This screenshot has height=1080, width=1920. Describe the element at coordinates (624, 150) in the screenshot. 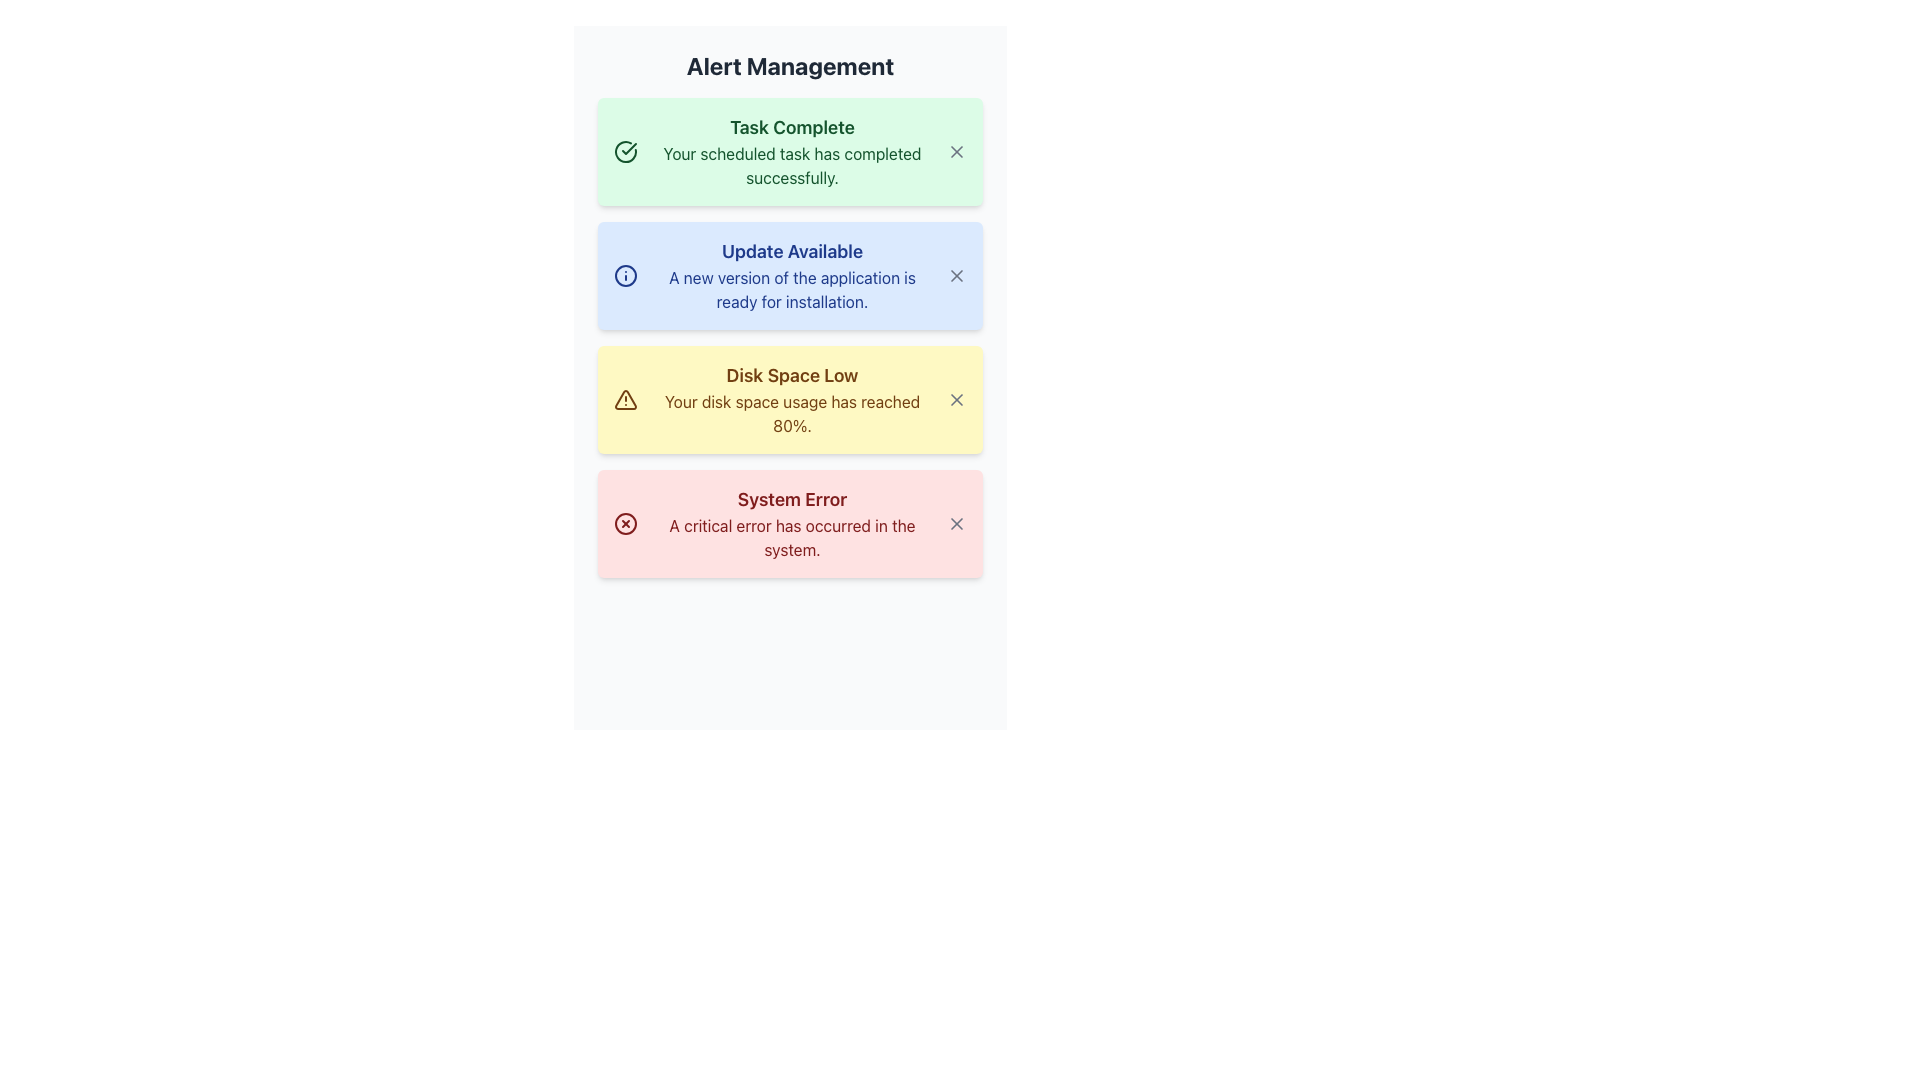

I see `the success indicator icon located to the left of the text 'Task Complete' within the green message box titled 'Task Complete'` at that location.